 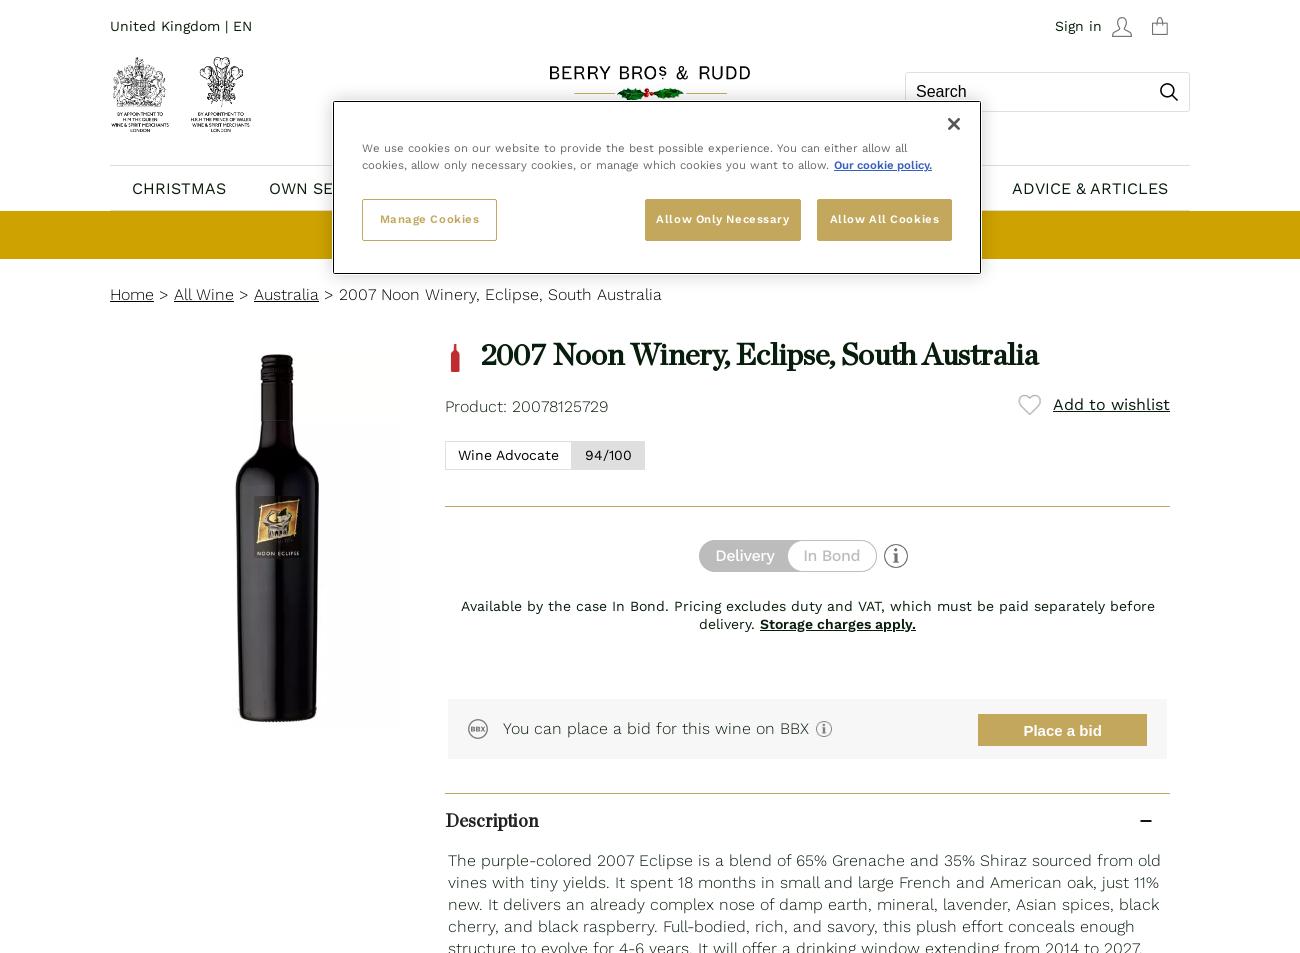 I want to click on 'United Kingdom | EN', so click(x=180, y=25).